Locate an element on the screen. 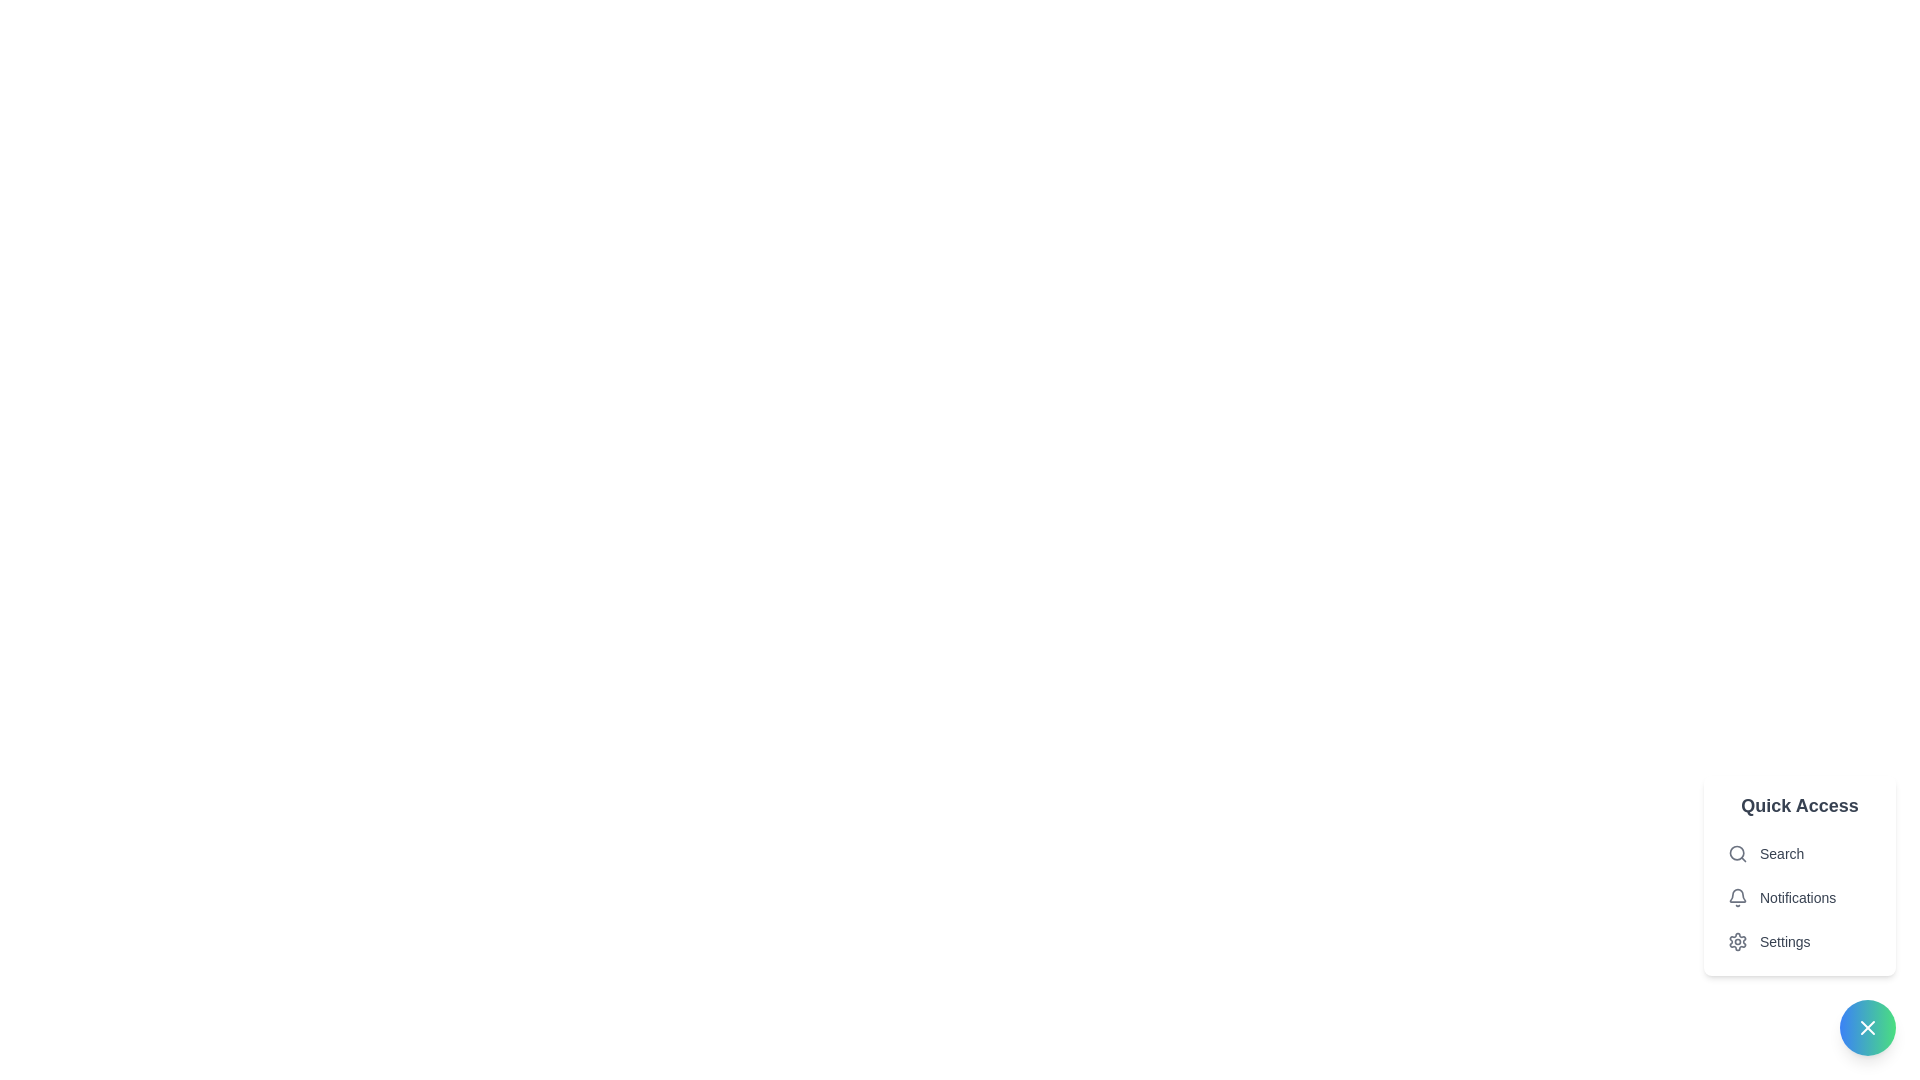 The height and width of the screenshot is (1080, 1920). the text content of the 'Notifications' label, which is styled in gray and positioned next to the notification bell icon in the Quick Access menu is located at coordinates (1798, 897).